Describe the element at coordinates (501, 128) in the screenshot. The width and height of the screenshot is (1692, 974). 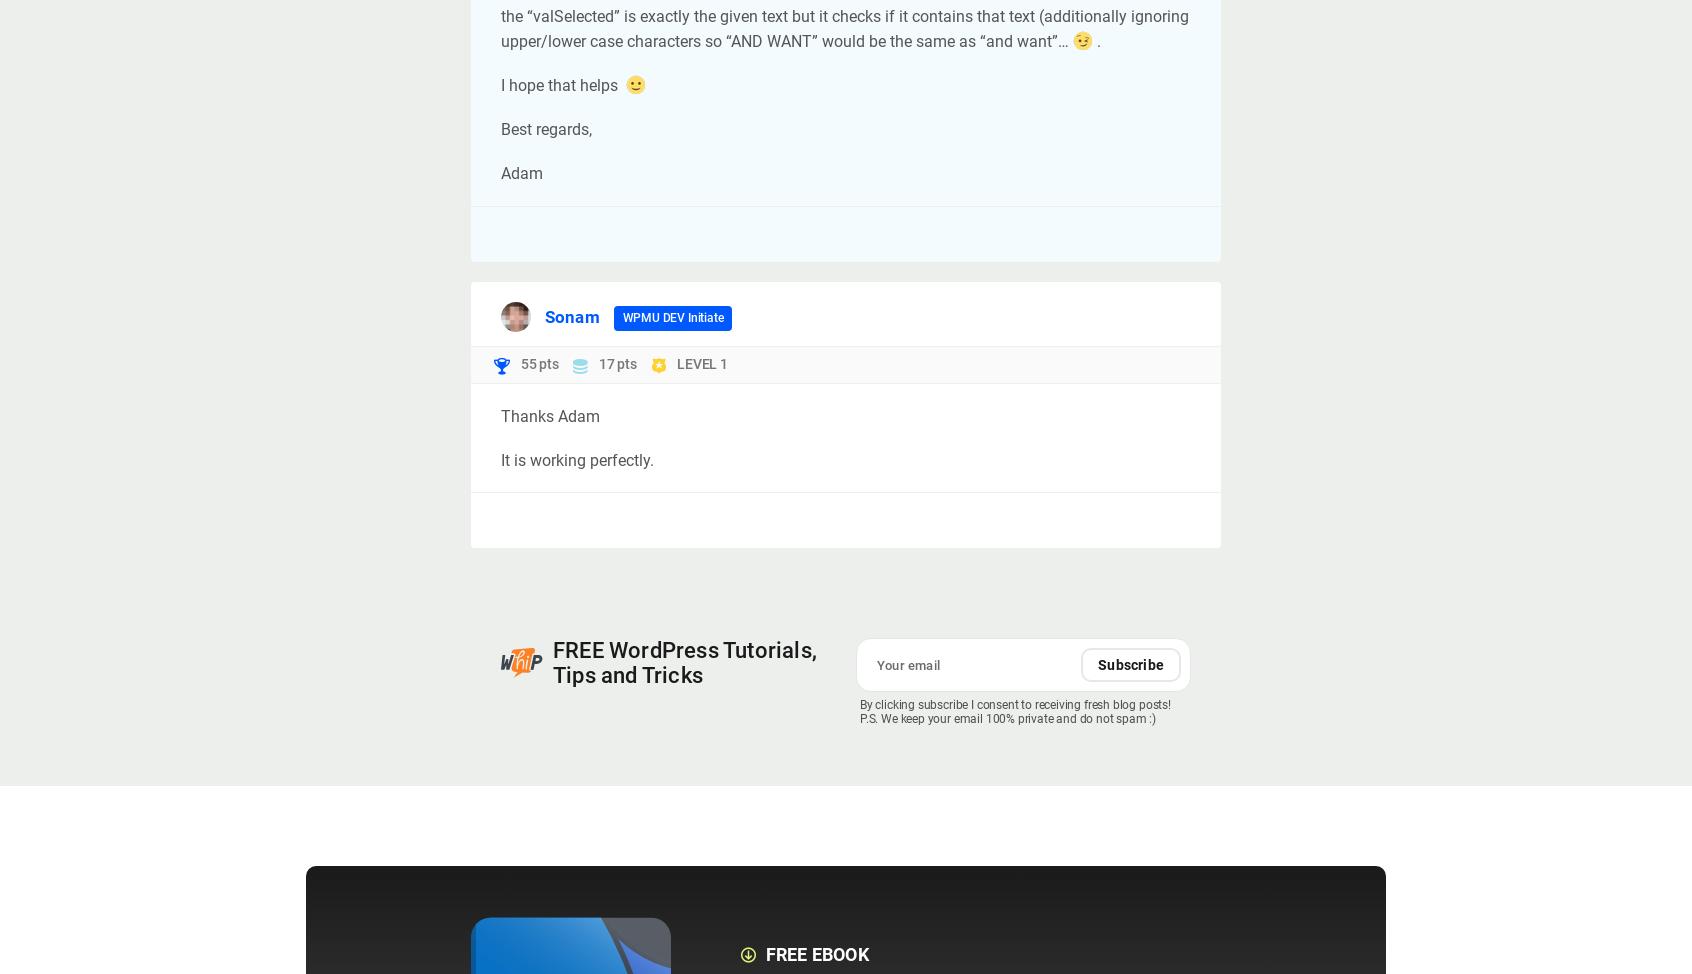
I see `'Best regards,'` at that location.